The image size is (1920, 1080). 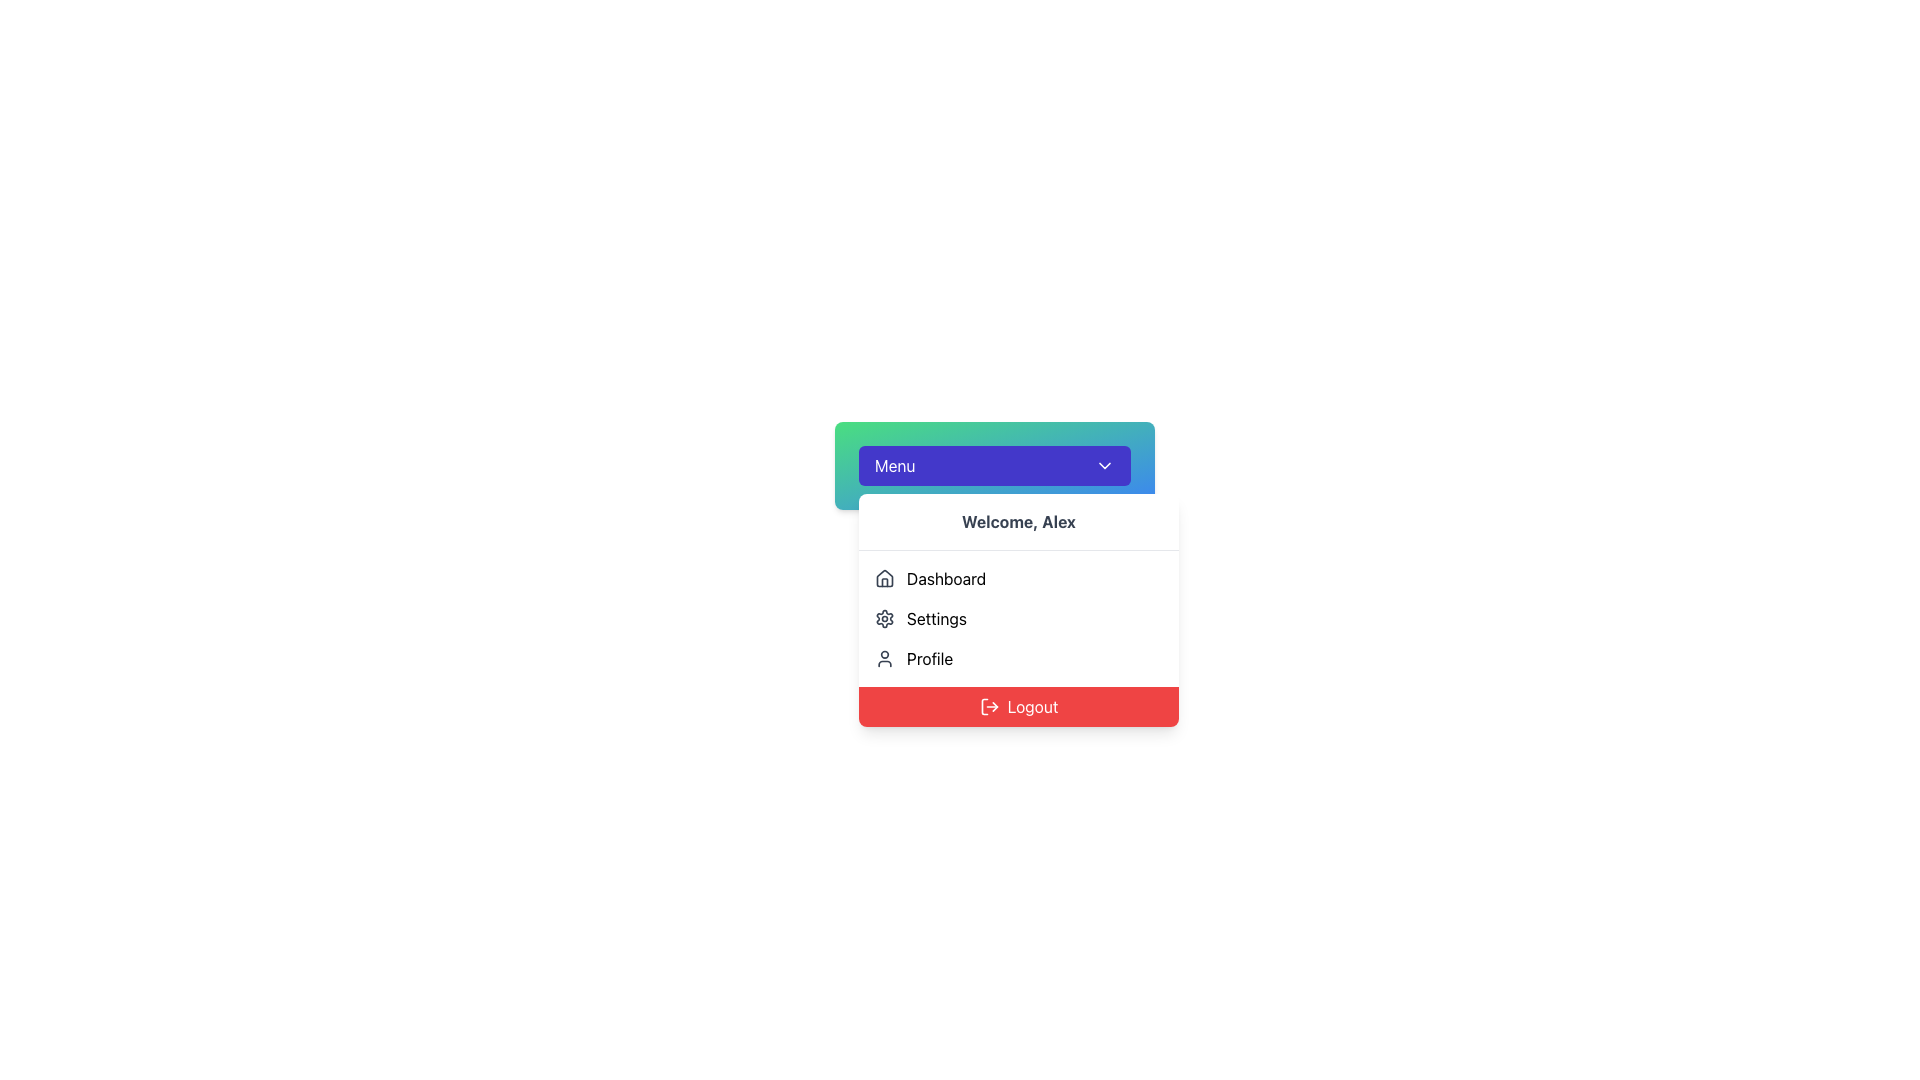 I want to click on the home icon located to the left of the 'Dashboard' text in the navigation menu, so click(x=883, y=578).